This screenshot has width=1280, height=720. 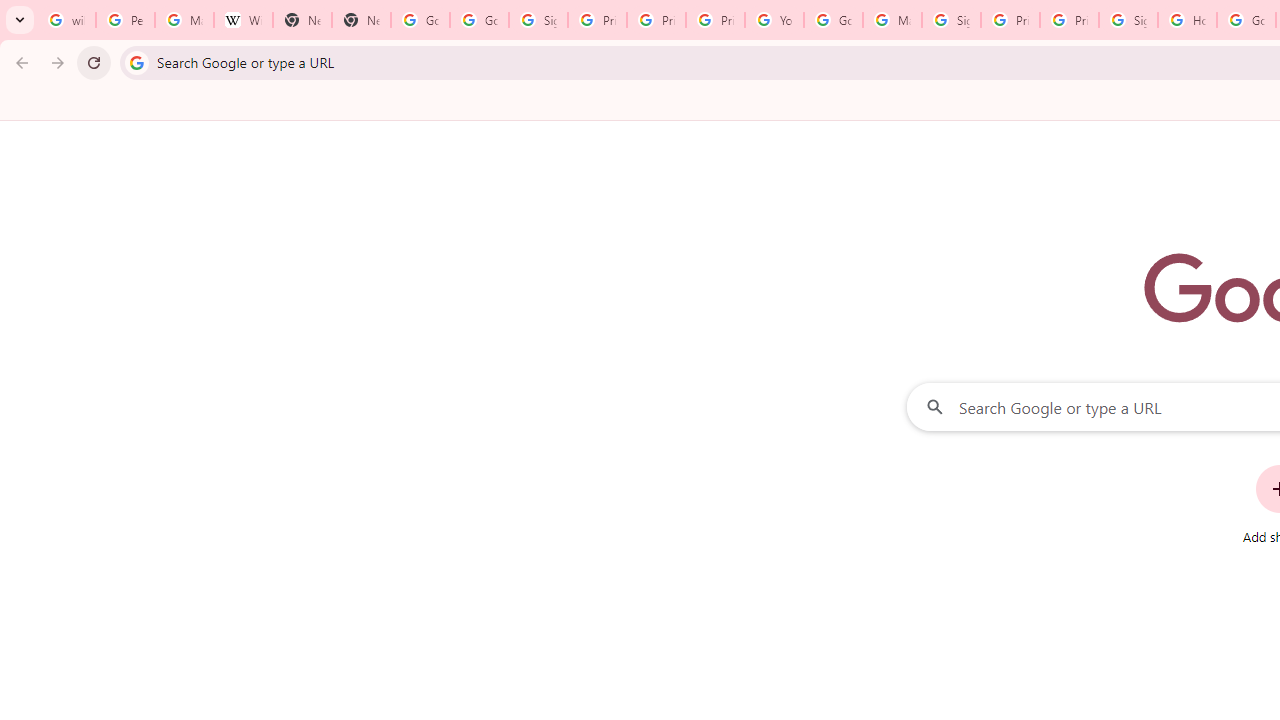 I want to click on 'YouTube', so click(x=773, y=20).